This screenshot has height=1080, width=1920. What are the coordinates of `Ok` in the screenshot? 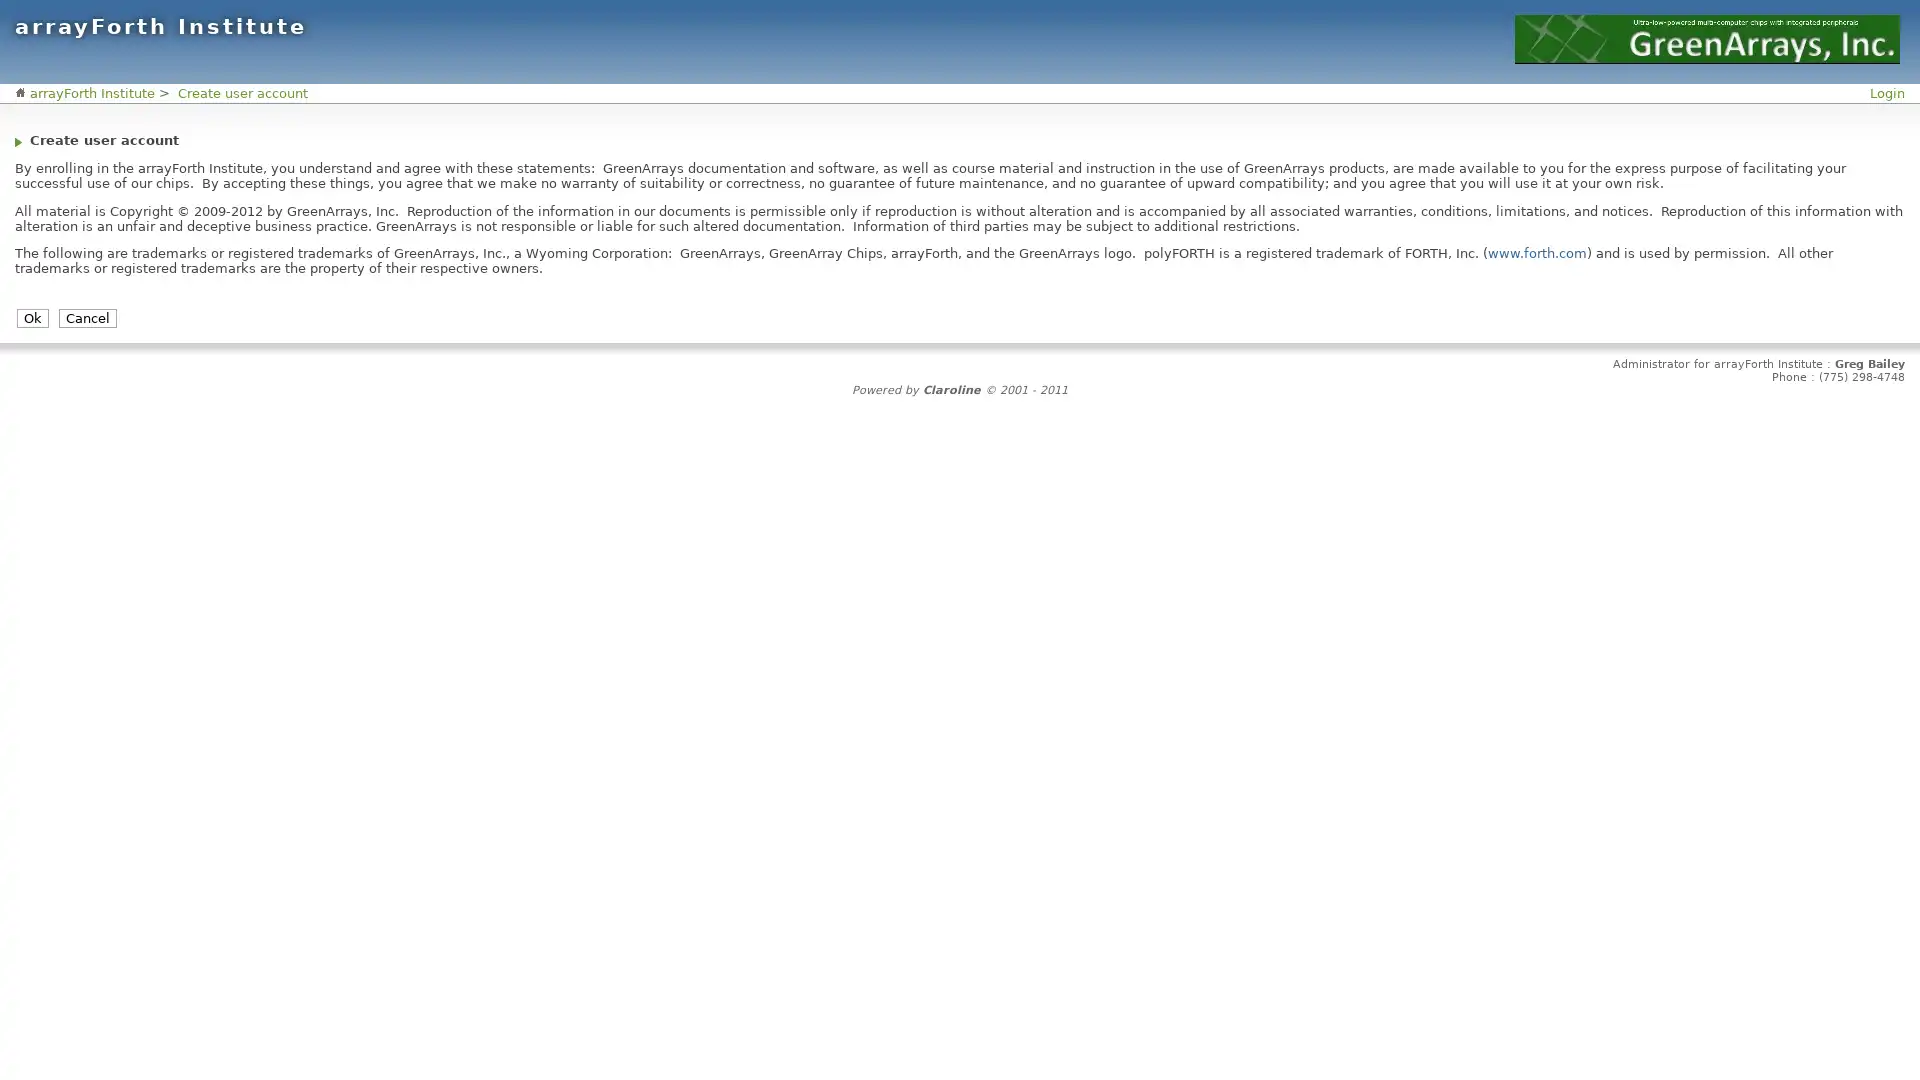 It's located at (33, 317).